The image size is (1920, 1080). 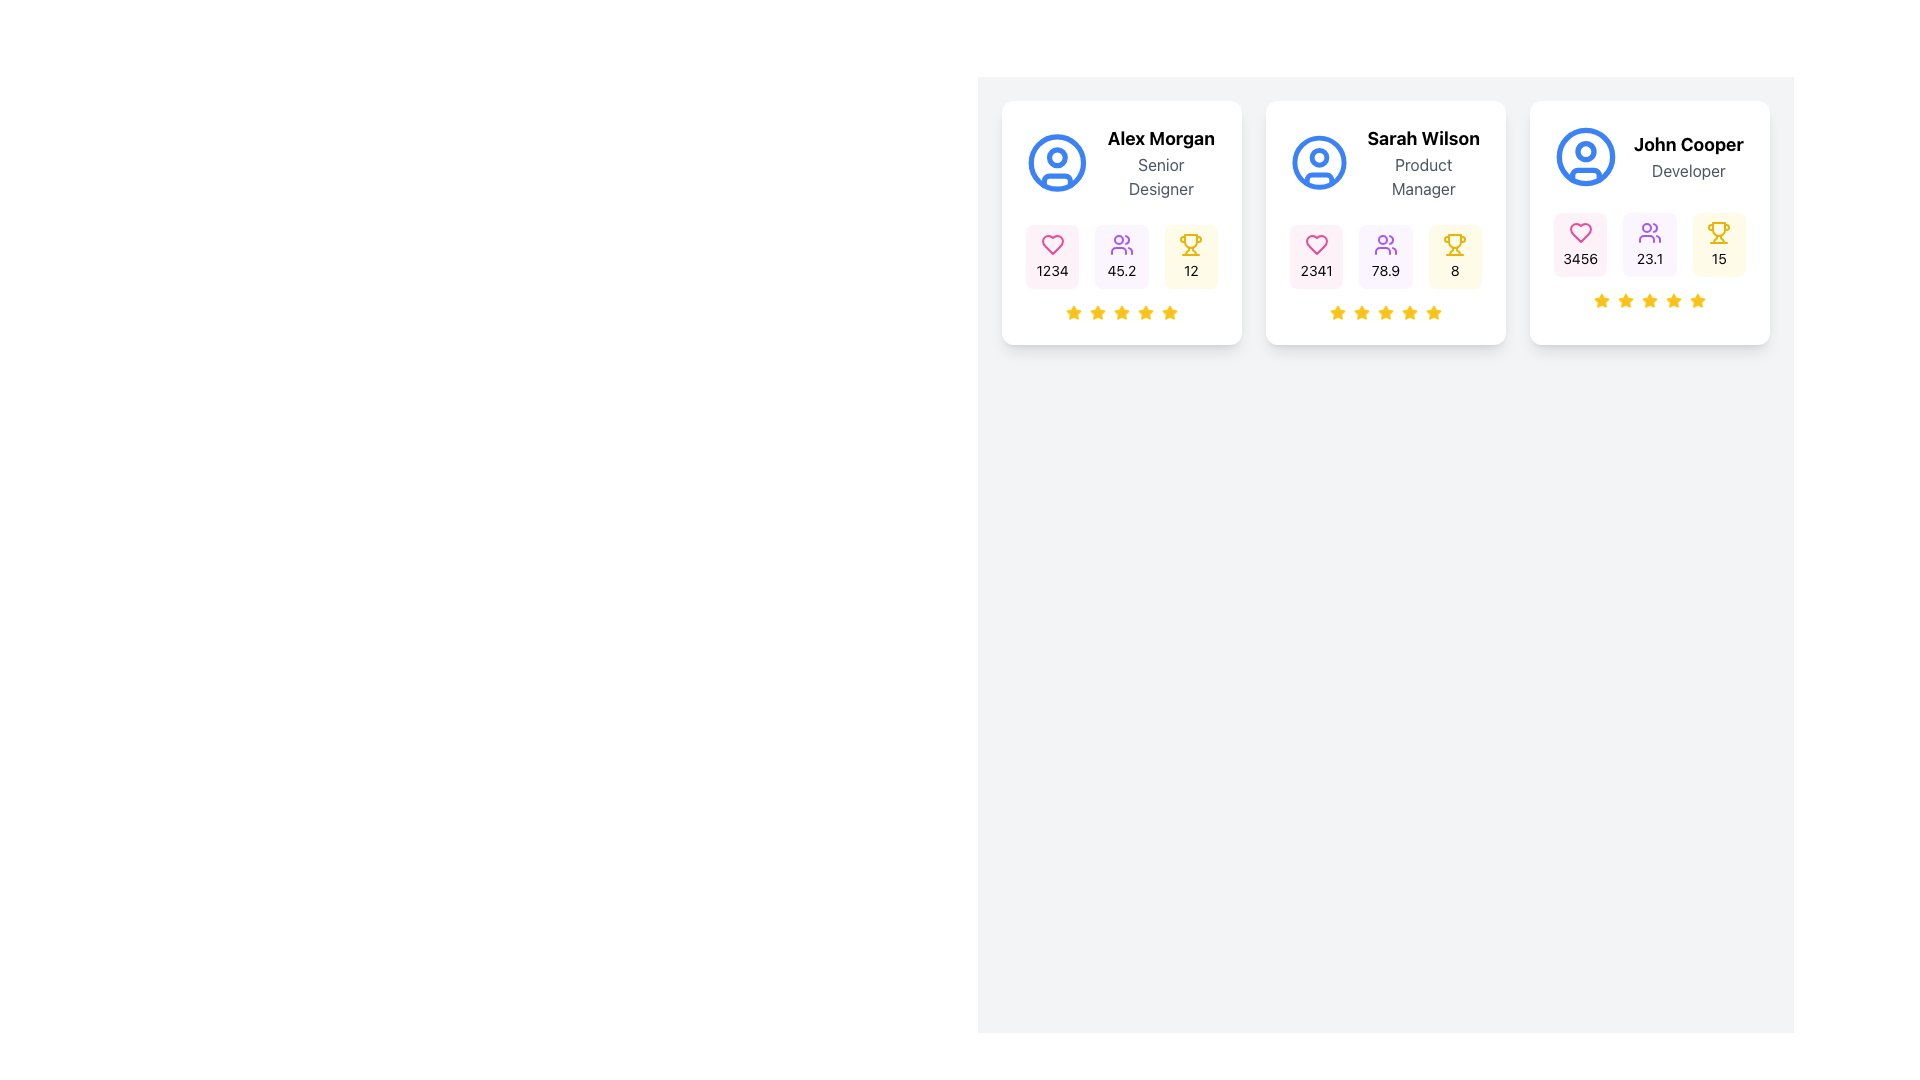 What do you see at coordinates (1073, 312) in the screenshot?
I see `the fifth star icon in the five-star rating system below the name 'Alex Morgan' on the leftmost card` at bounding box center [1073, 312].